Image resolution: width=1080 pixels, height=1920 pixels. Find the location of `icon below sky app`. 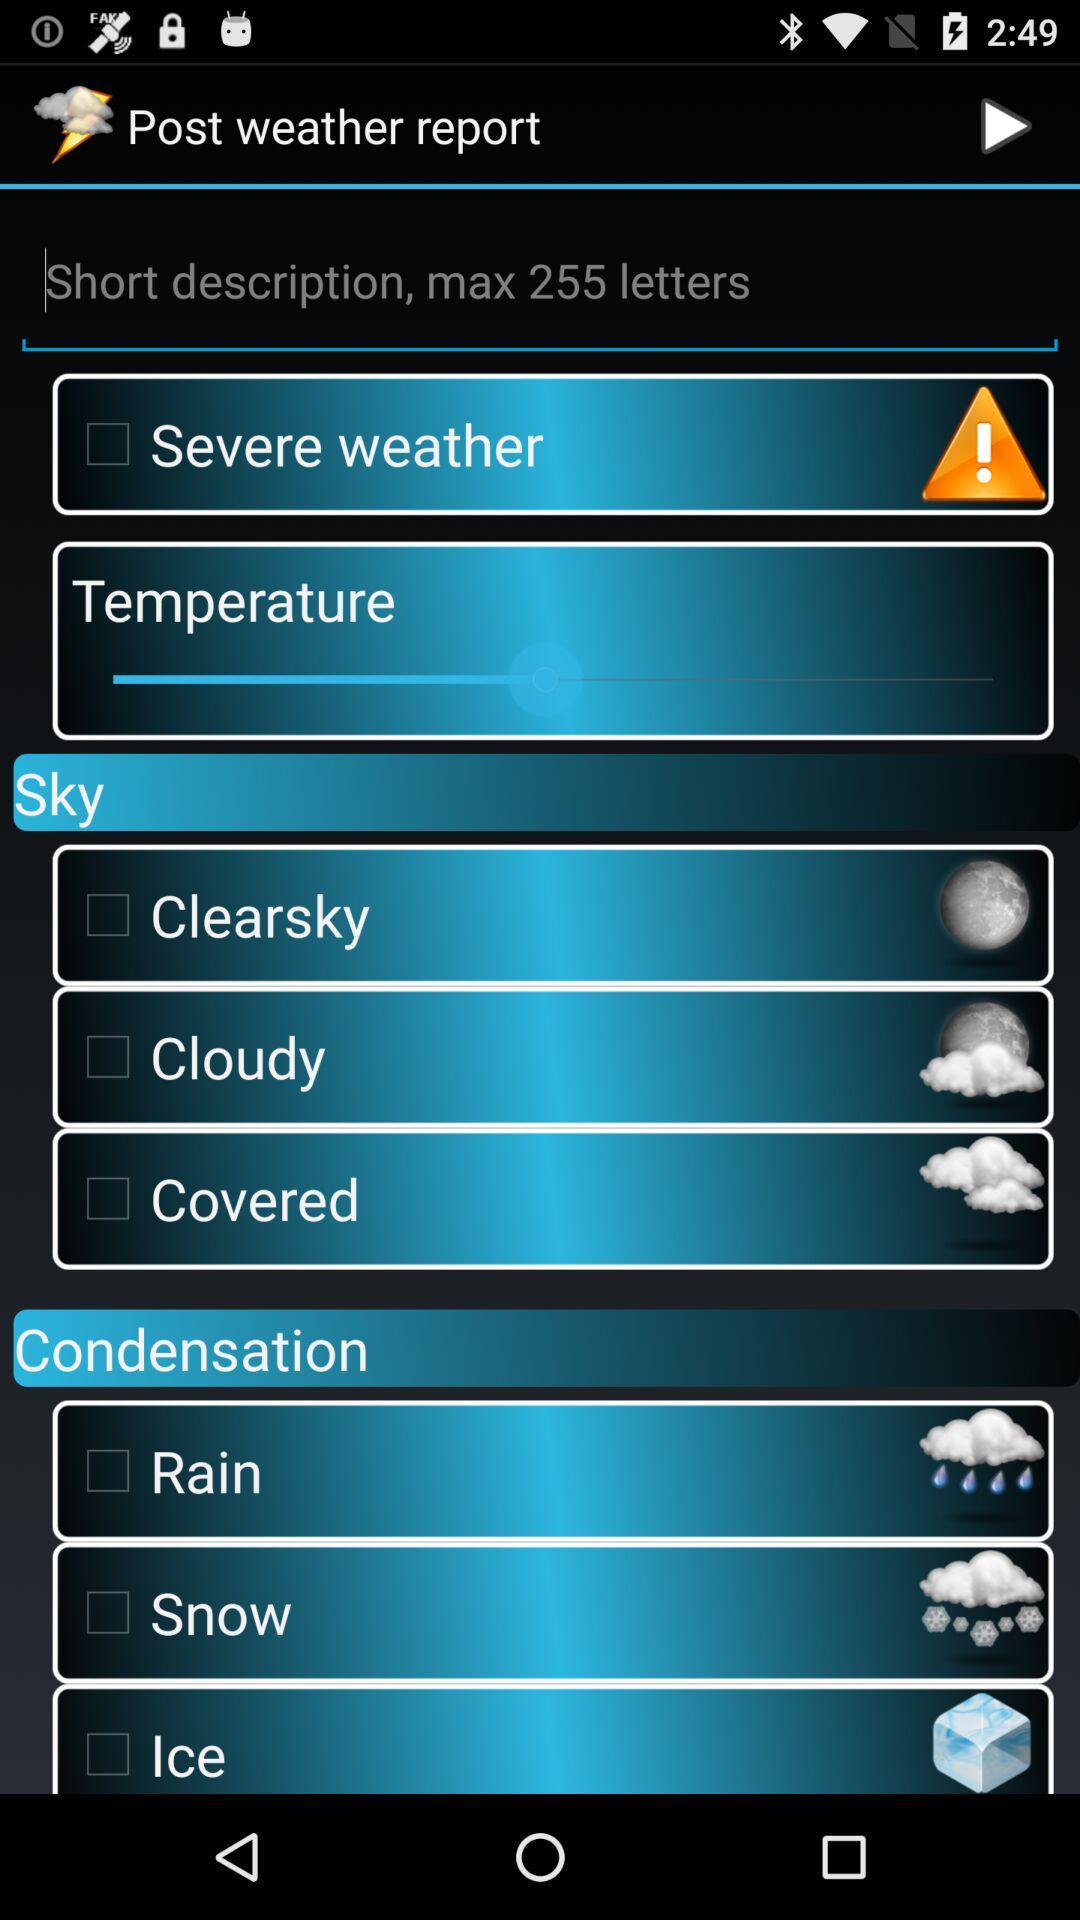

icon below sky app is located at coordinates (489, 914).